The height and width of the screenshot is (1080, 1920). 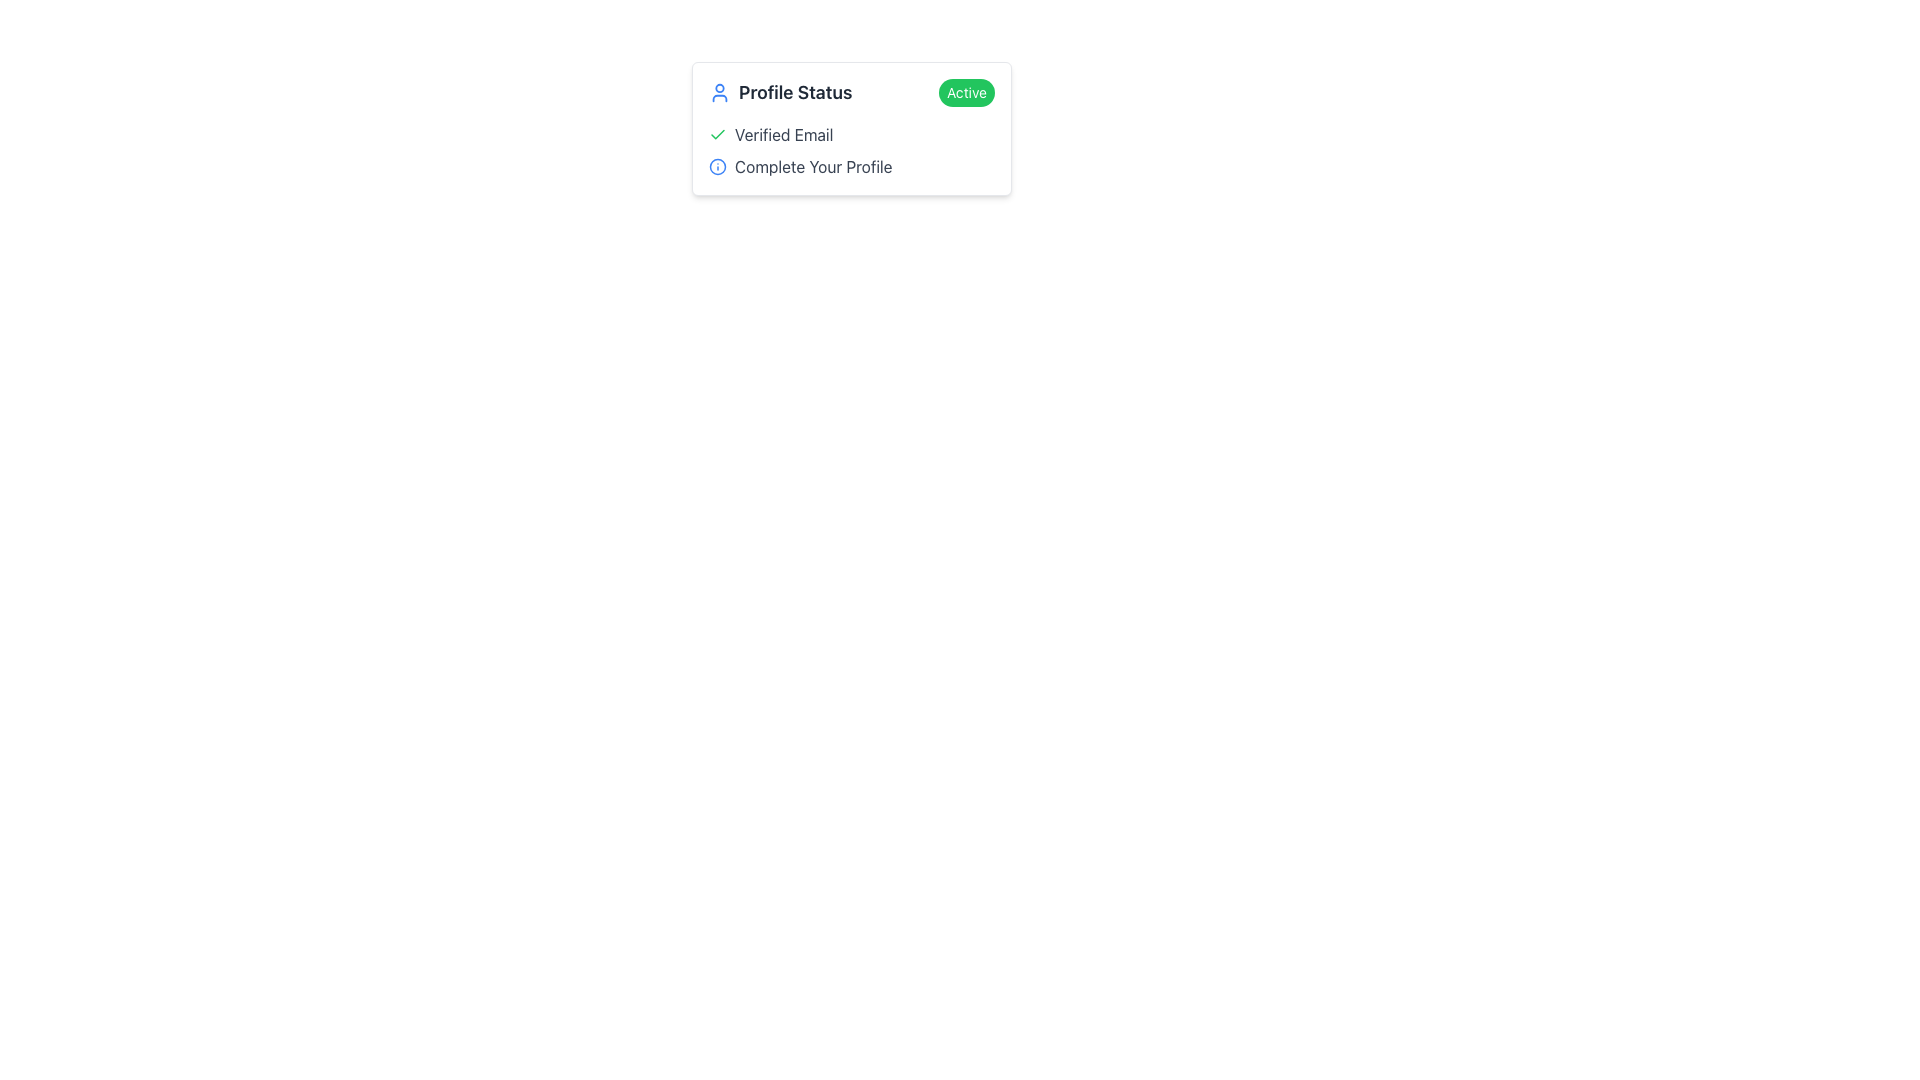 I want to click on the informational text label indicating the status of email verification, which is located to the right of a green checkmark icon, so click(x=783, y=135).